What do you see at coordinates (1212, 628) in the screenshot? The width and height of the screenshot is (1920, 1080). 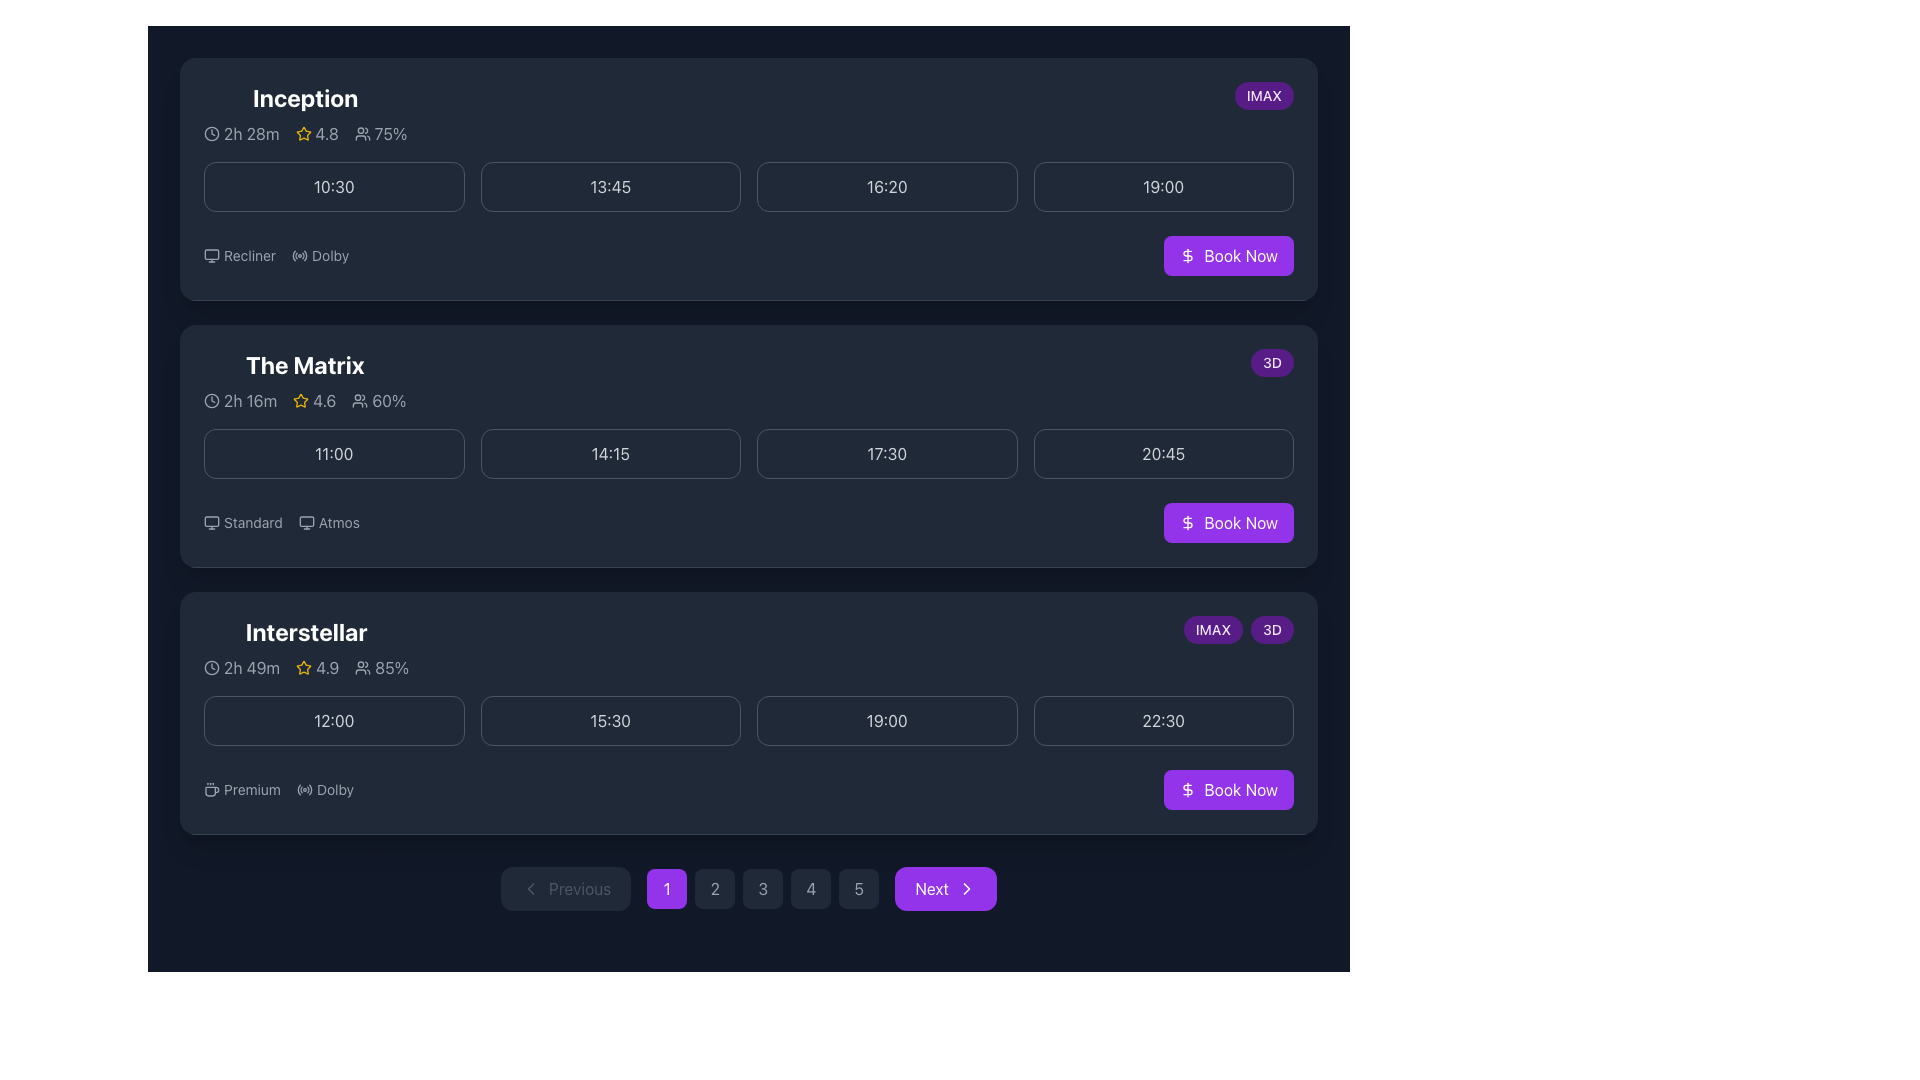 I see `label indicating that the movie 'Interstellar' is available in the IMAX format, positioned in the bottom section of the layout next to the '3D' badge` at bounding box center [1212, 628].